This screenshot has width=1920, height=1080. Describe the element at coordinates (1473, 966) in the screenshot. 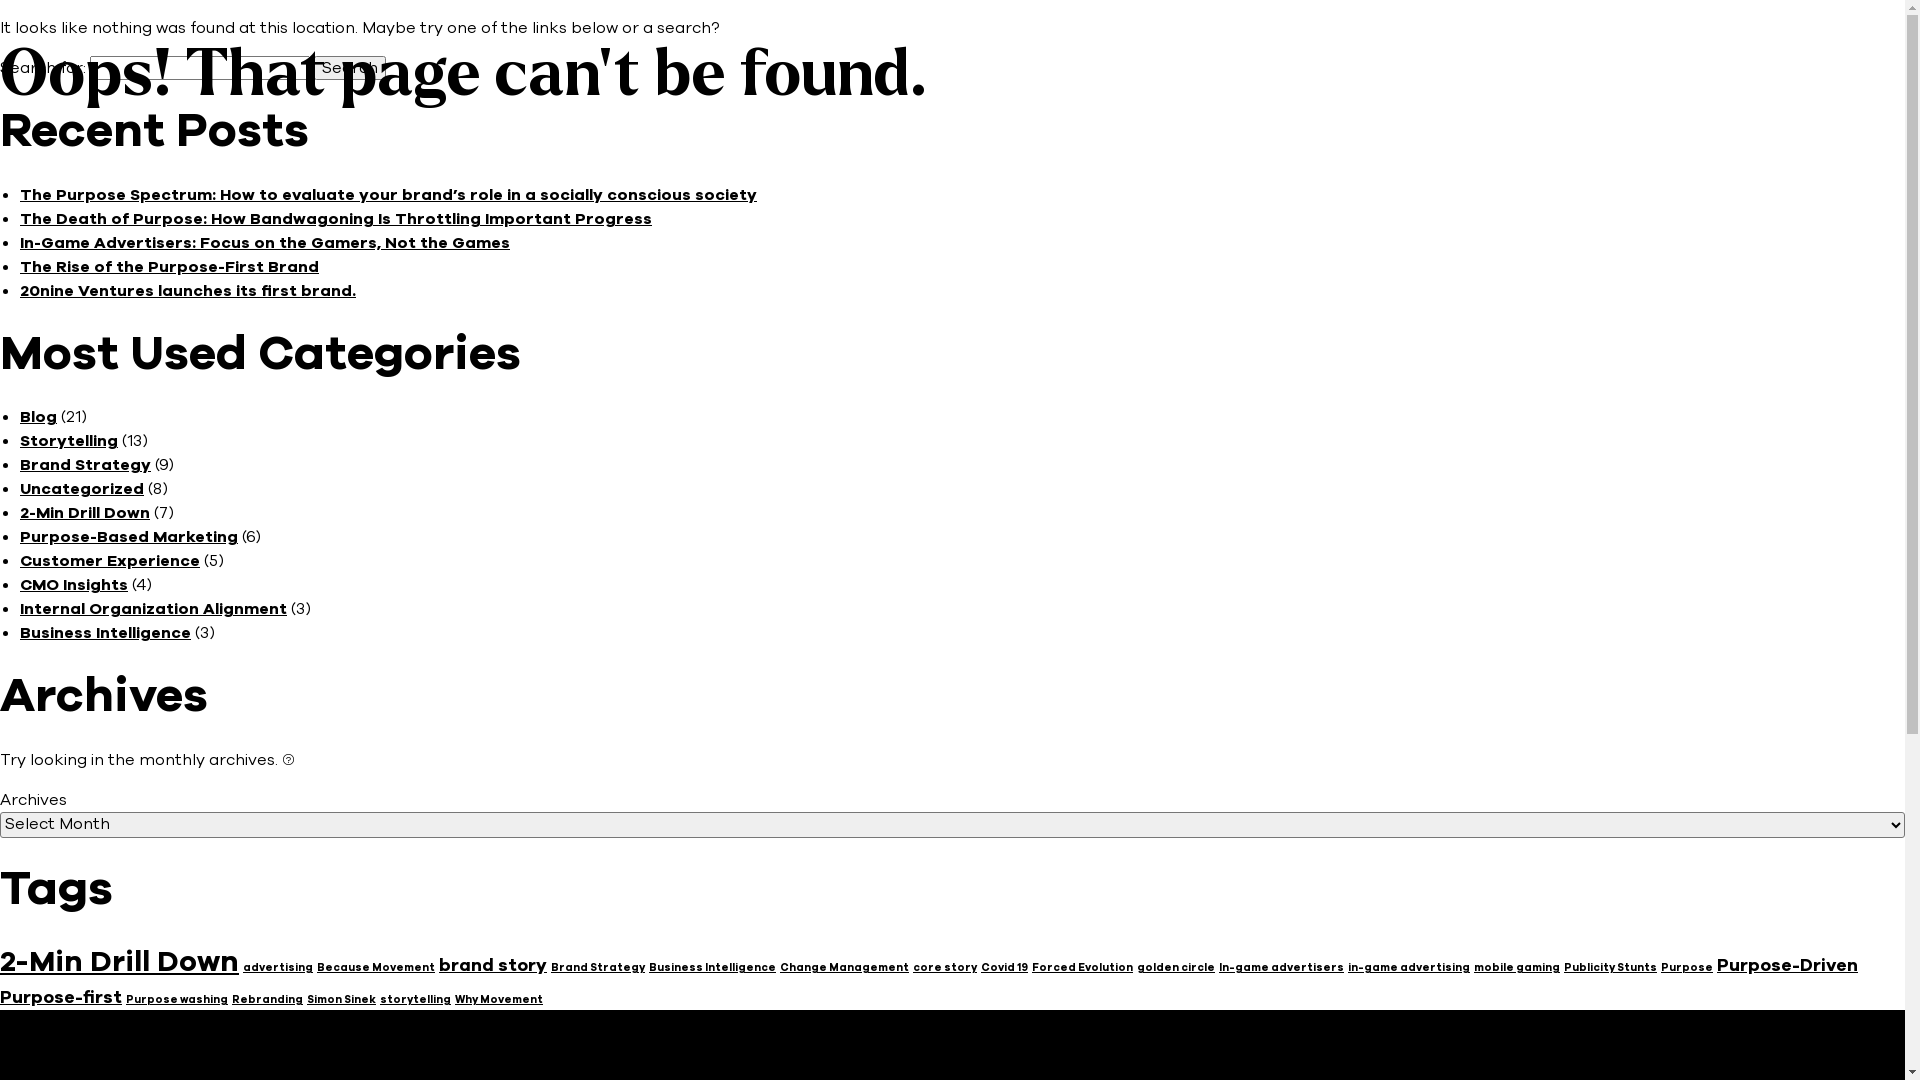

I see `'mobile gaming'` at that location.